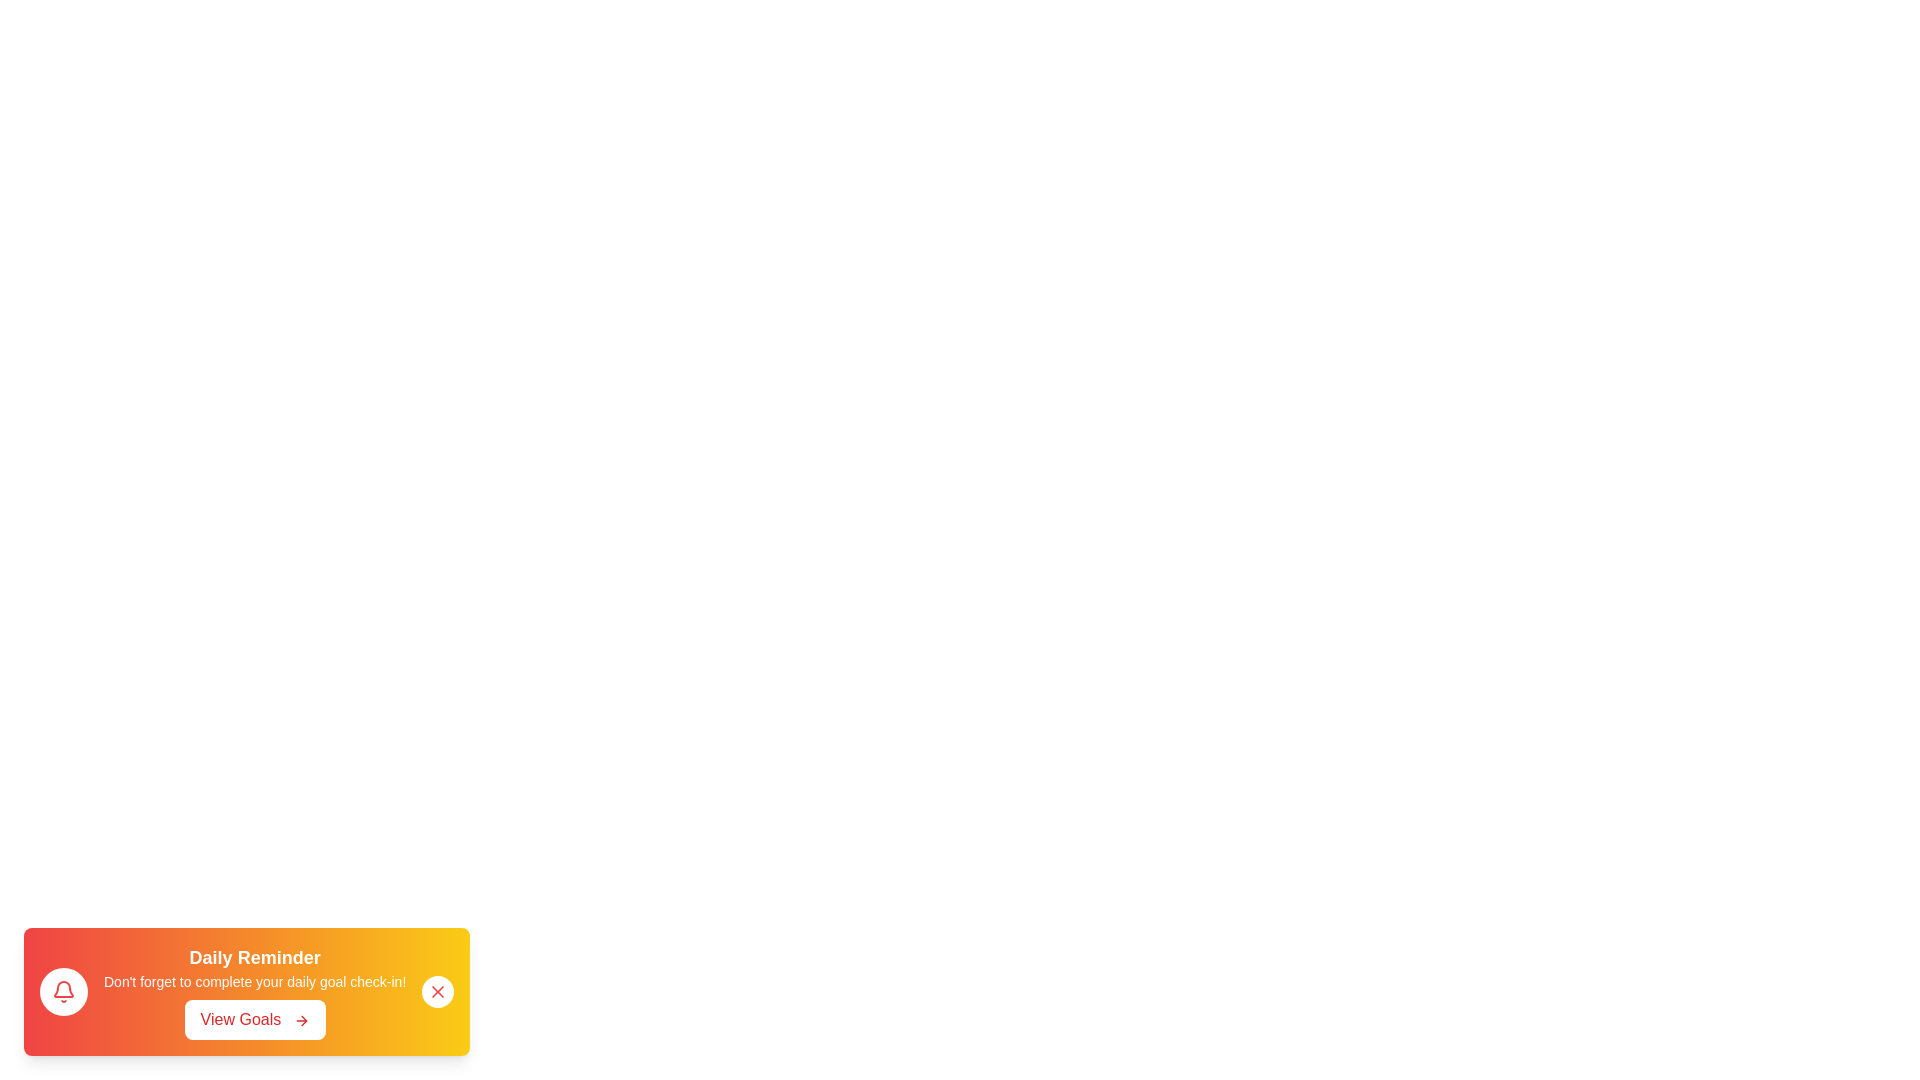 The image size is (1920, 1080). Describe the element at coordinates (253, 1019) in the screenshot. I see `the 'View Goals' button to navigate to the goals page` at that location.